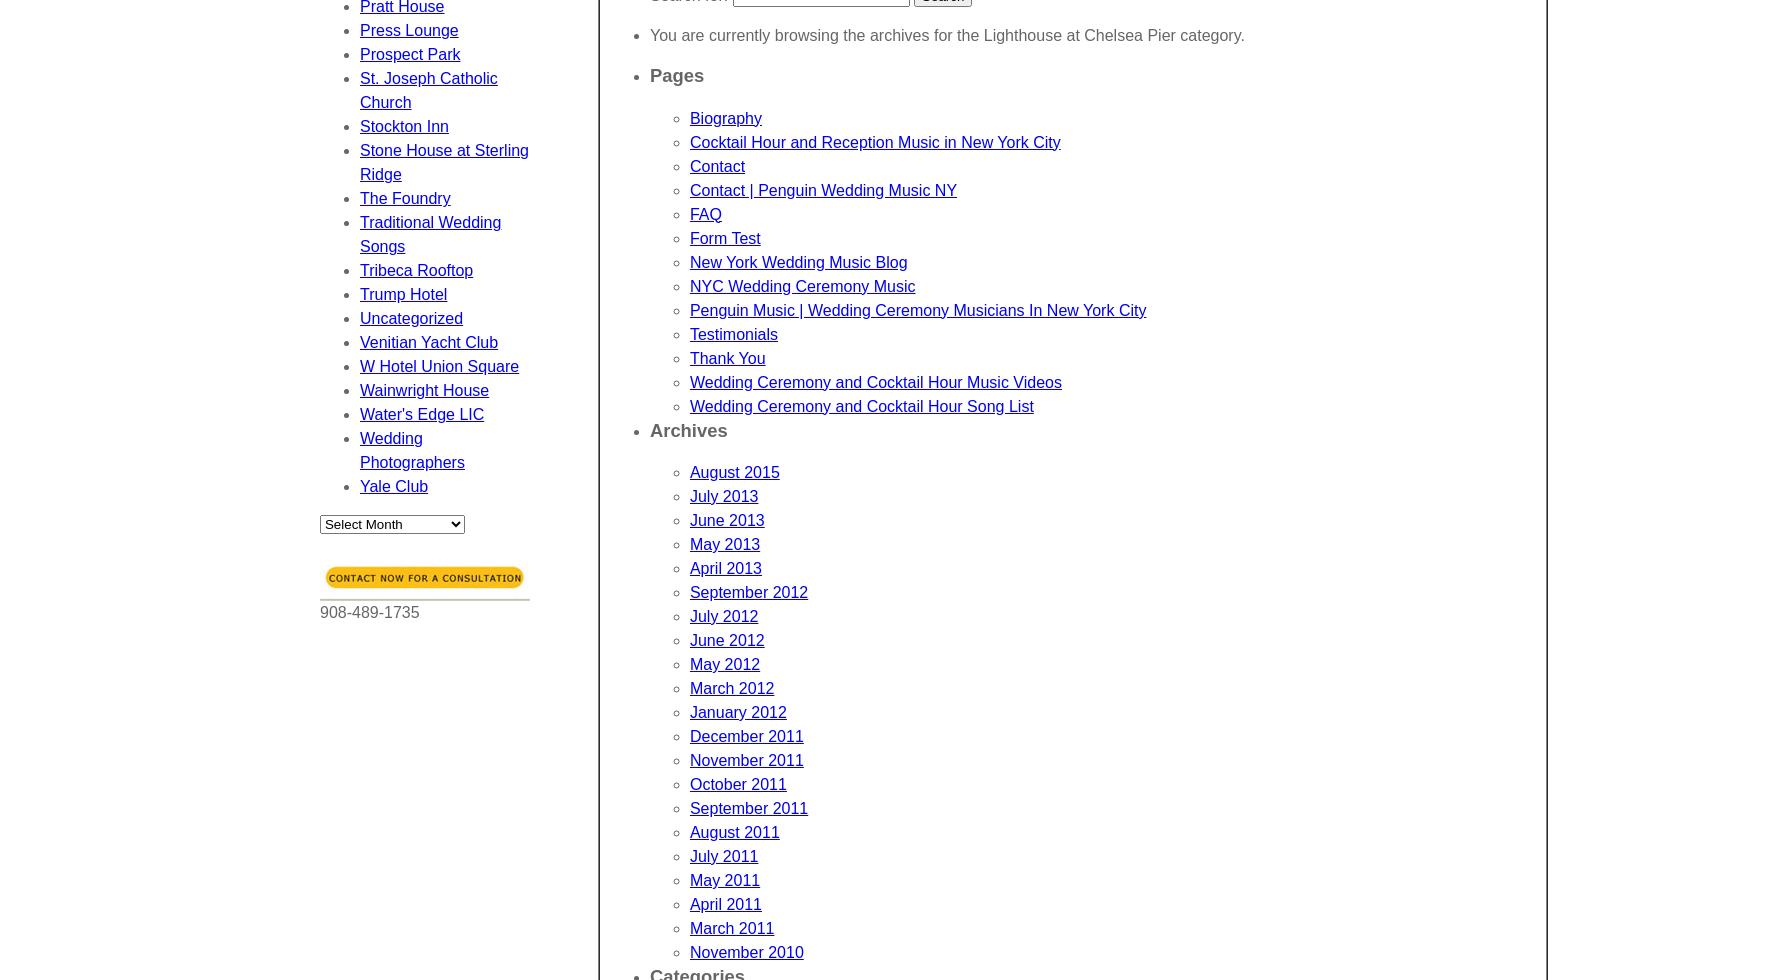 The height and width of the screenshot is (980, 1775). I want to click on 'Trump Hotel', so click(401, 294).